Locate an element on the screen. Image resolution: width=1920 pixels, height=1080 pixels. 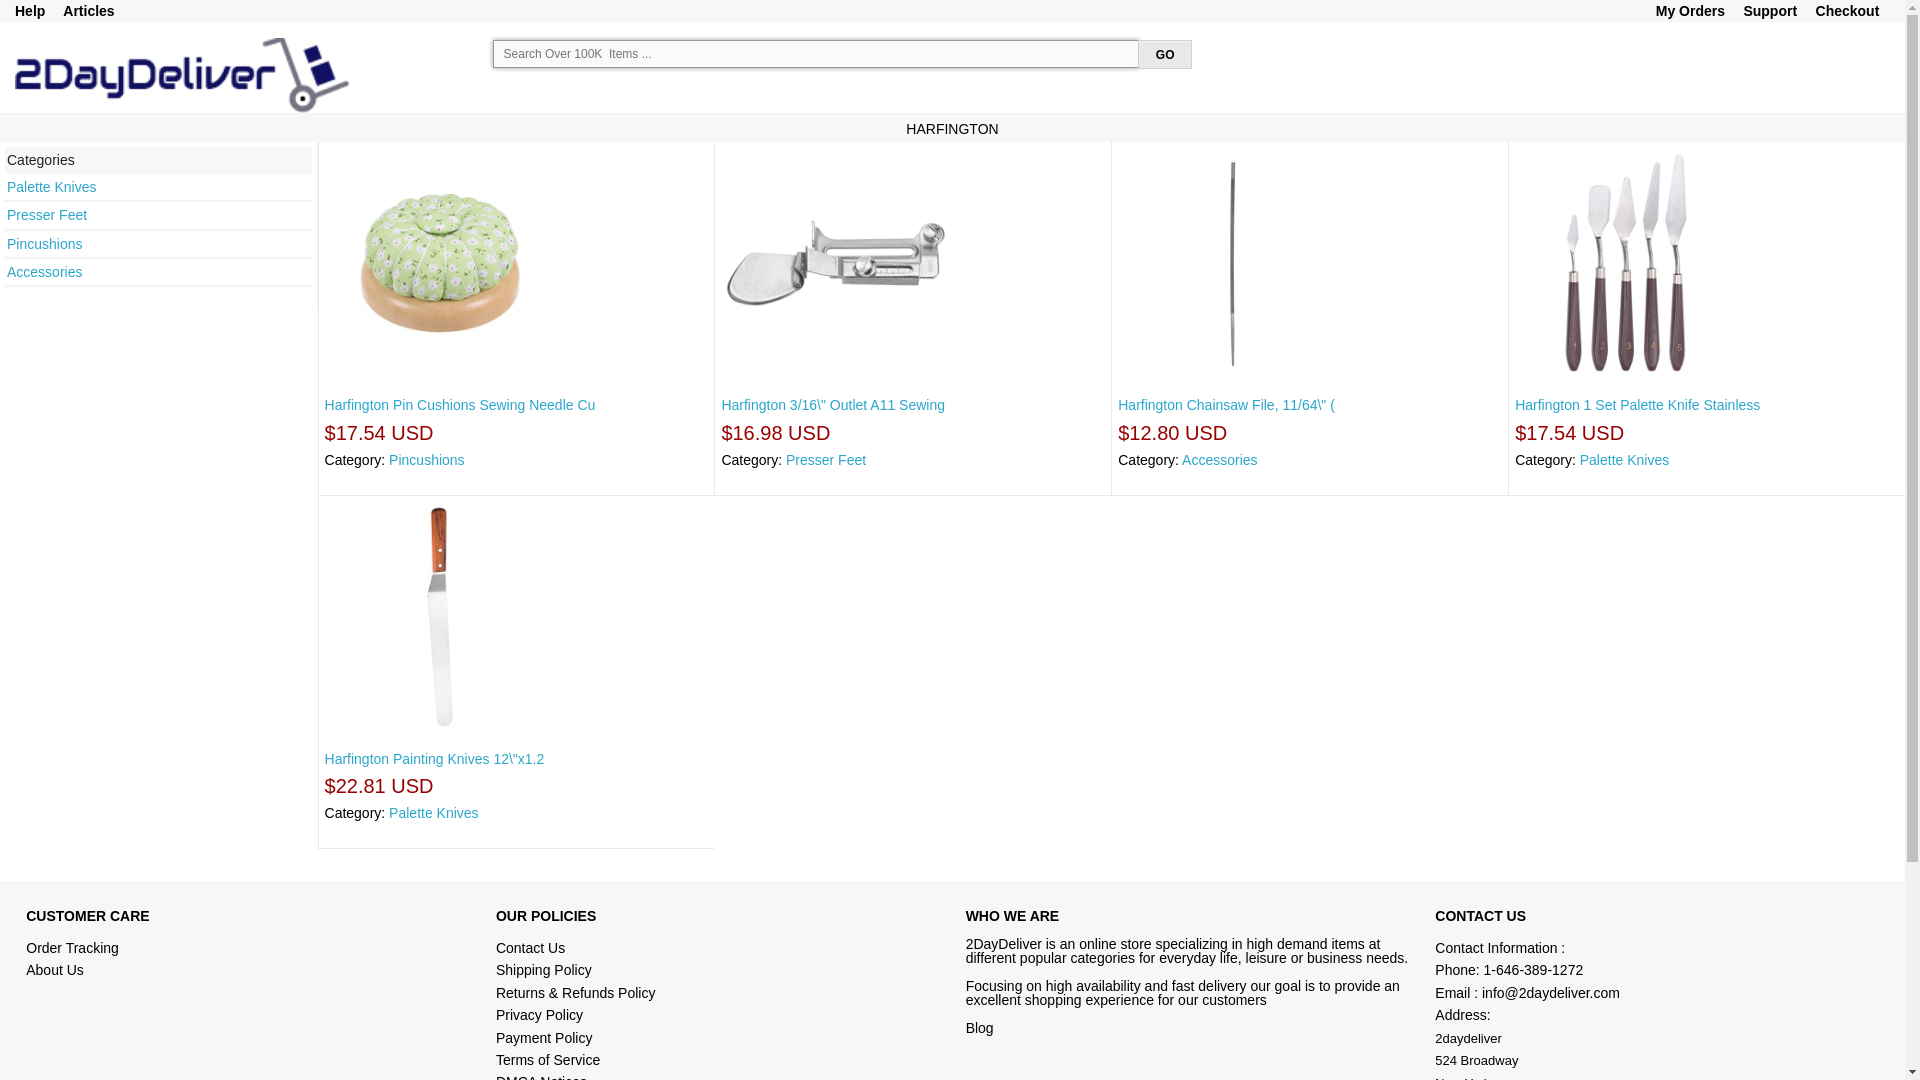
'Contact Us' is located at coordinates (530, 947).